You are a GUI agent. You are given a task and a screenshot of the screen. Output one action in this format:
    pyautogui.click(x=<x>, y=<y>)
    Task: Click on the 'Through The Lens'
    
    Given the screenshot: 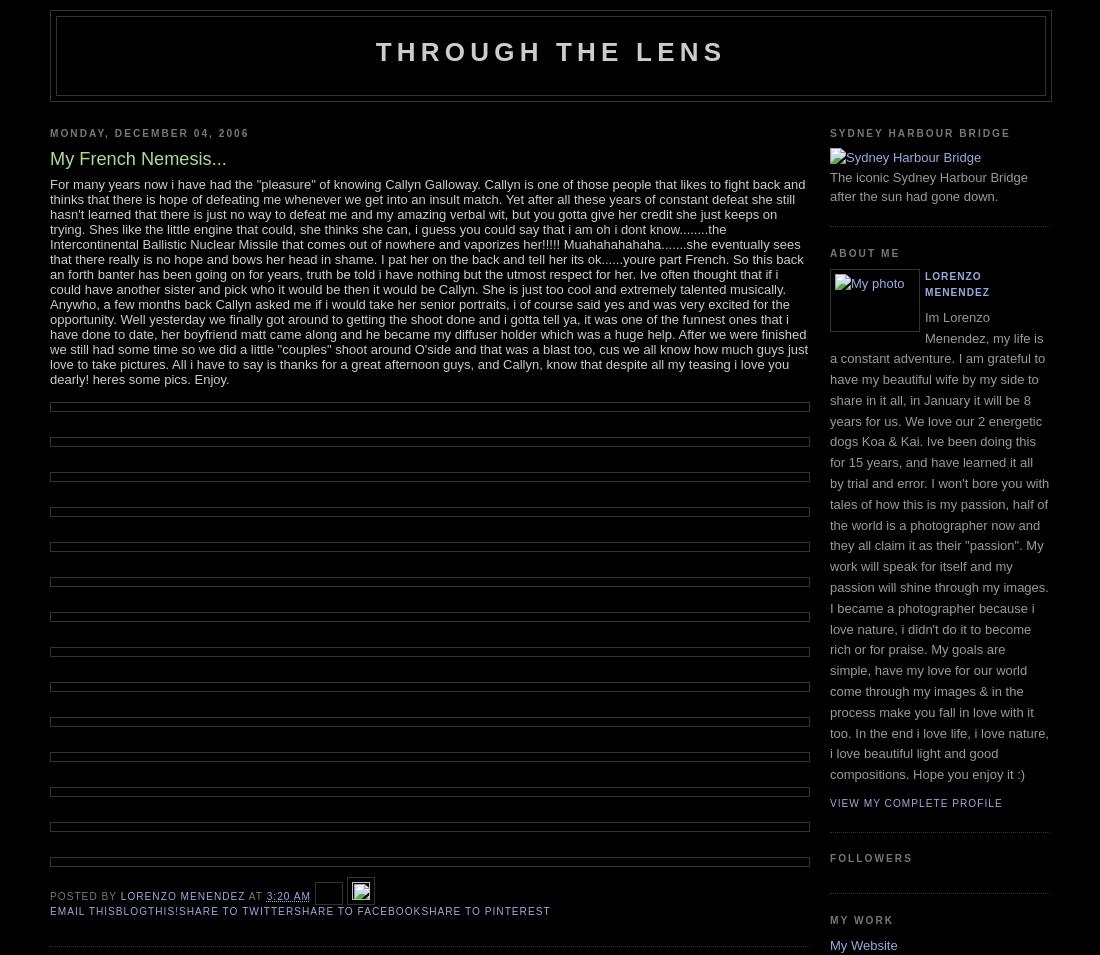 What is the action you would take?
    pyautogui.click(x=550, y=51)
    